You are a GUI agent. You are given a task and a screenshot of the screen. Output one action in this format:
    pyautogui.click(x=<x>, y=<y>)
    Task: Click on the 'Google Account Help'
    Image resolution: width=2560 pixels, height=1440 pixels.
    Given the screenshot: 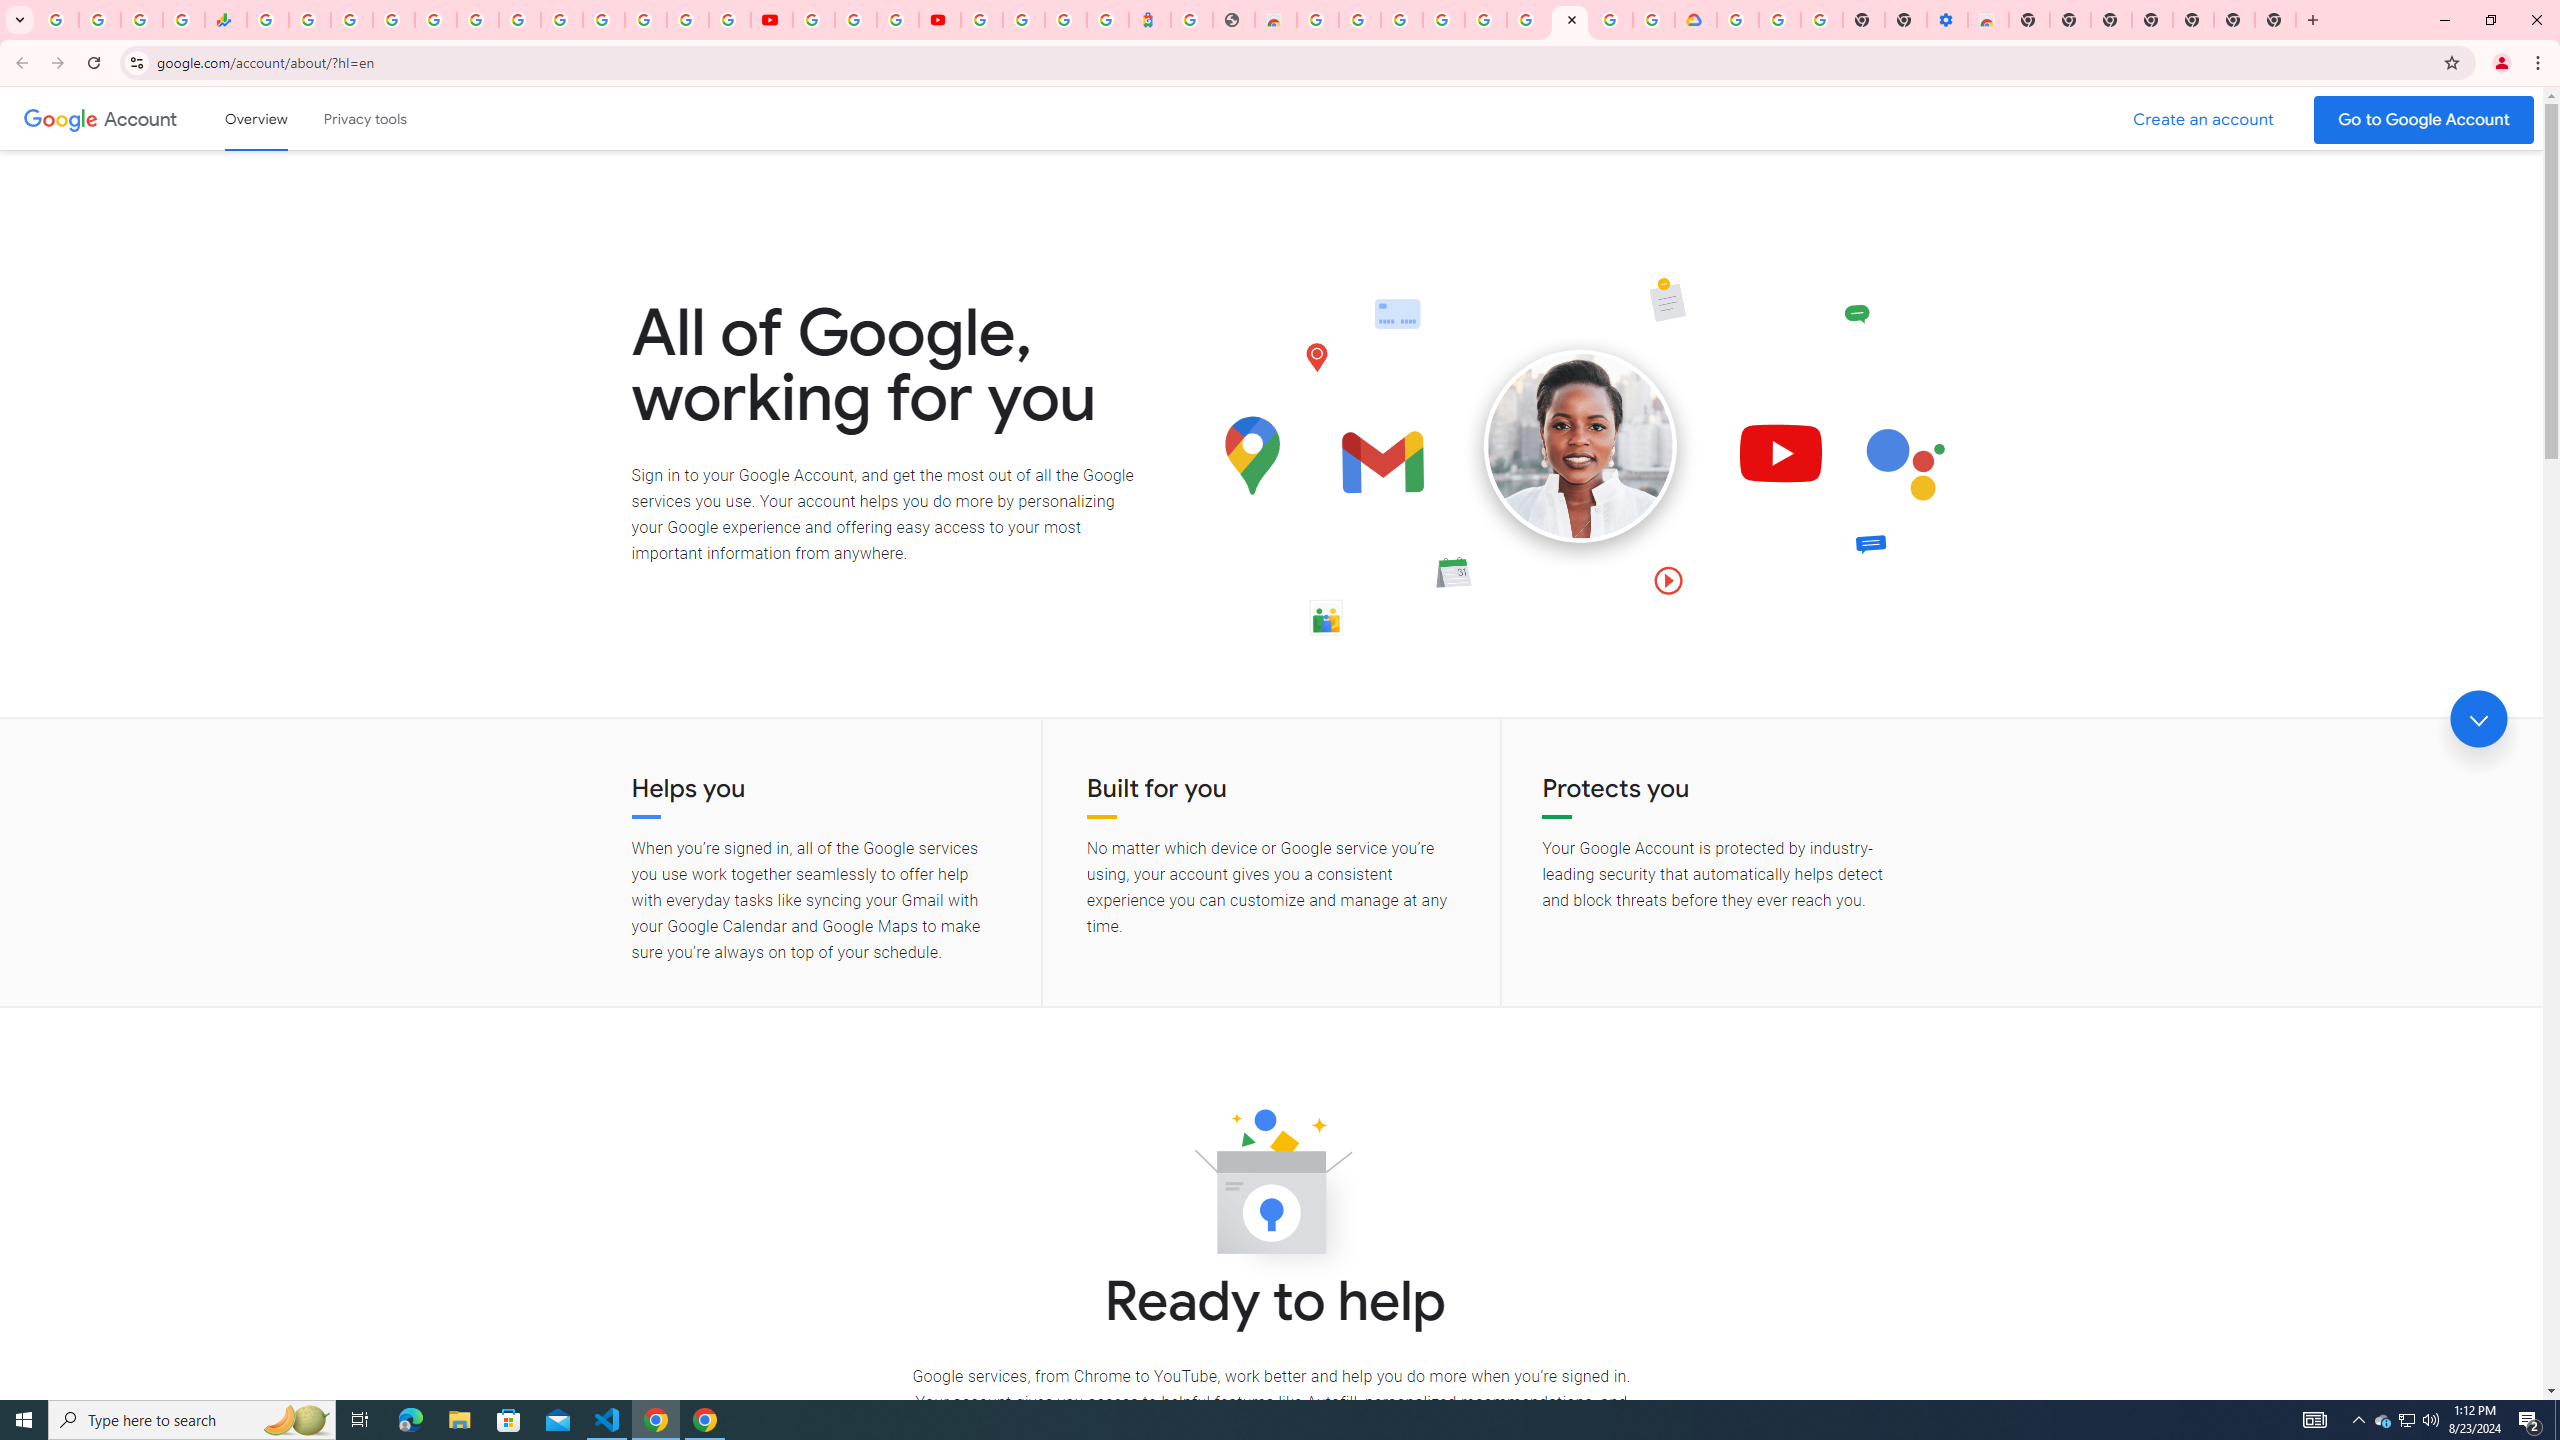 What is the action you would take?
    pyautogui.click(x=1780, y=19)
    